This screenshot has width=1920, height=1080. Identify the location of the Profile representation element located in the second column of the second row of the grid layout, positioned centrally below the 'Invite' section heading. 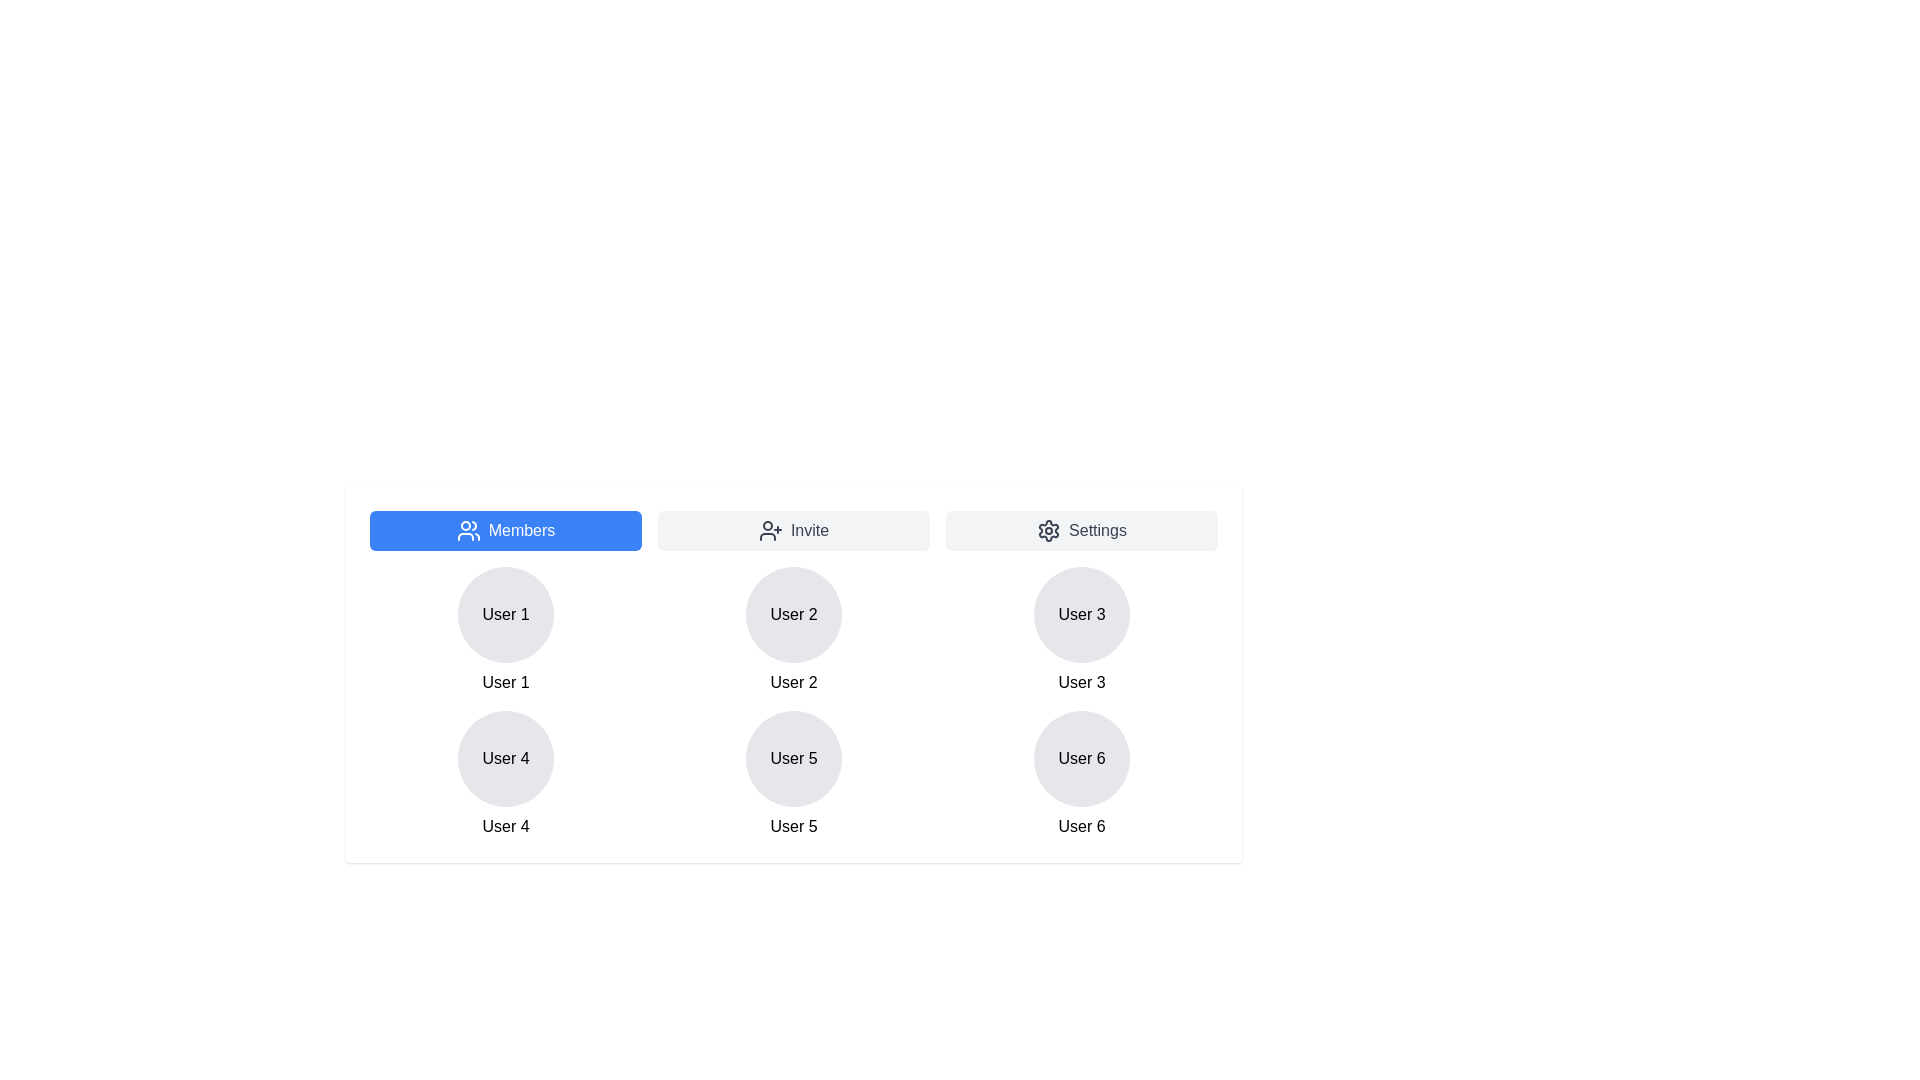
(792, 759).